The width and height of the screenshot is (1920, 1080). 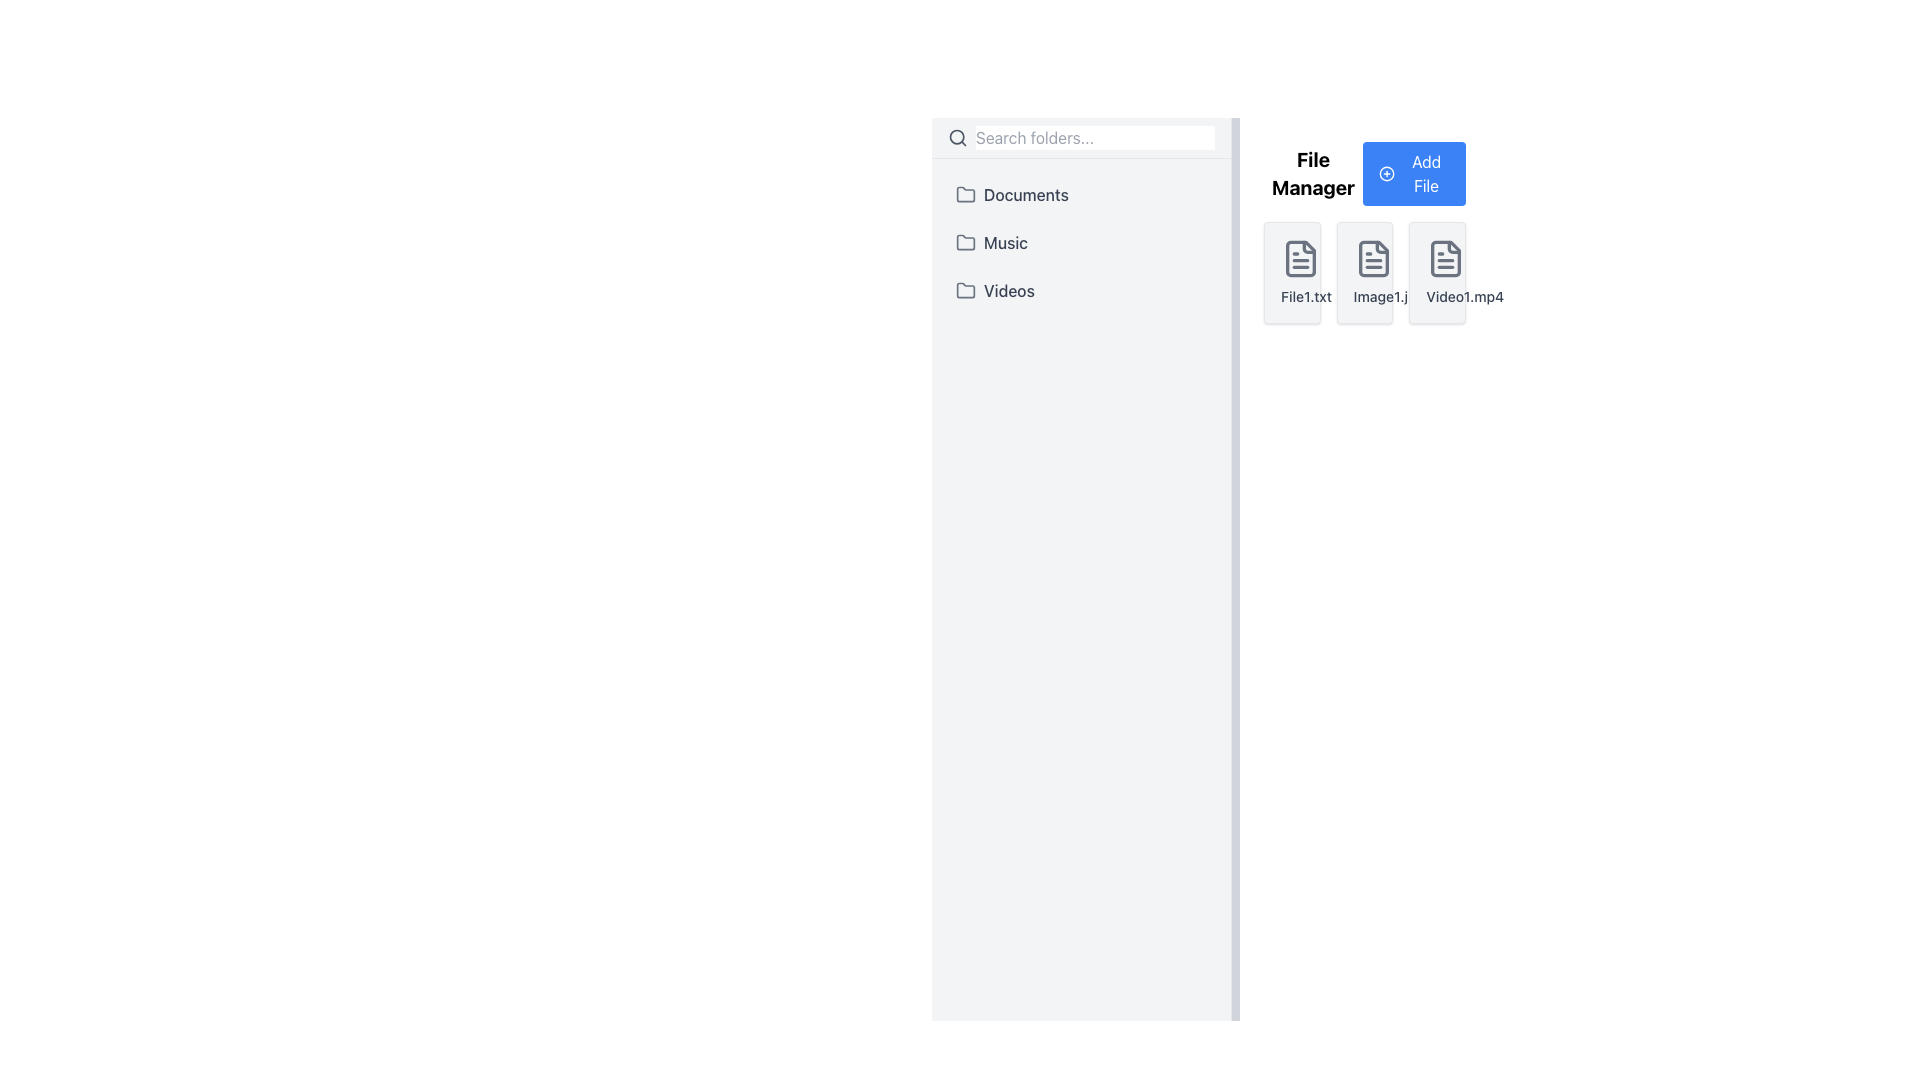 I want to click on the circular part of the search icon located at the top left of the file manager interface, adjacent to the 'Search folders...' input bar, so click(x=956, y=136).